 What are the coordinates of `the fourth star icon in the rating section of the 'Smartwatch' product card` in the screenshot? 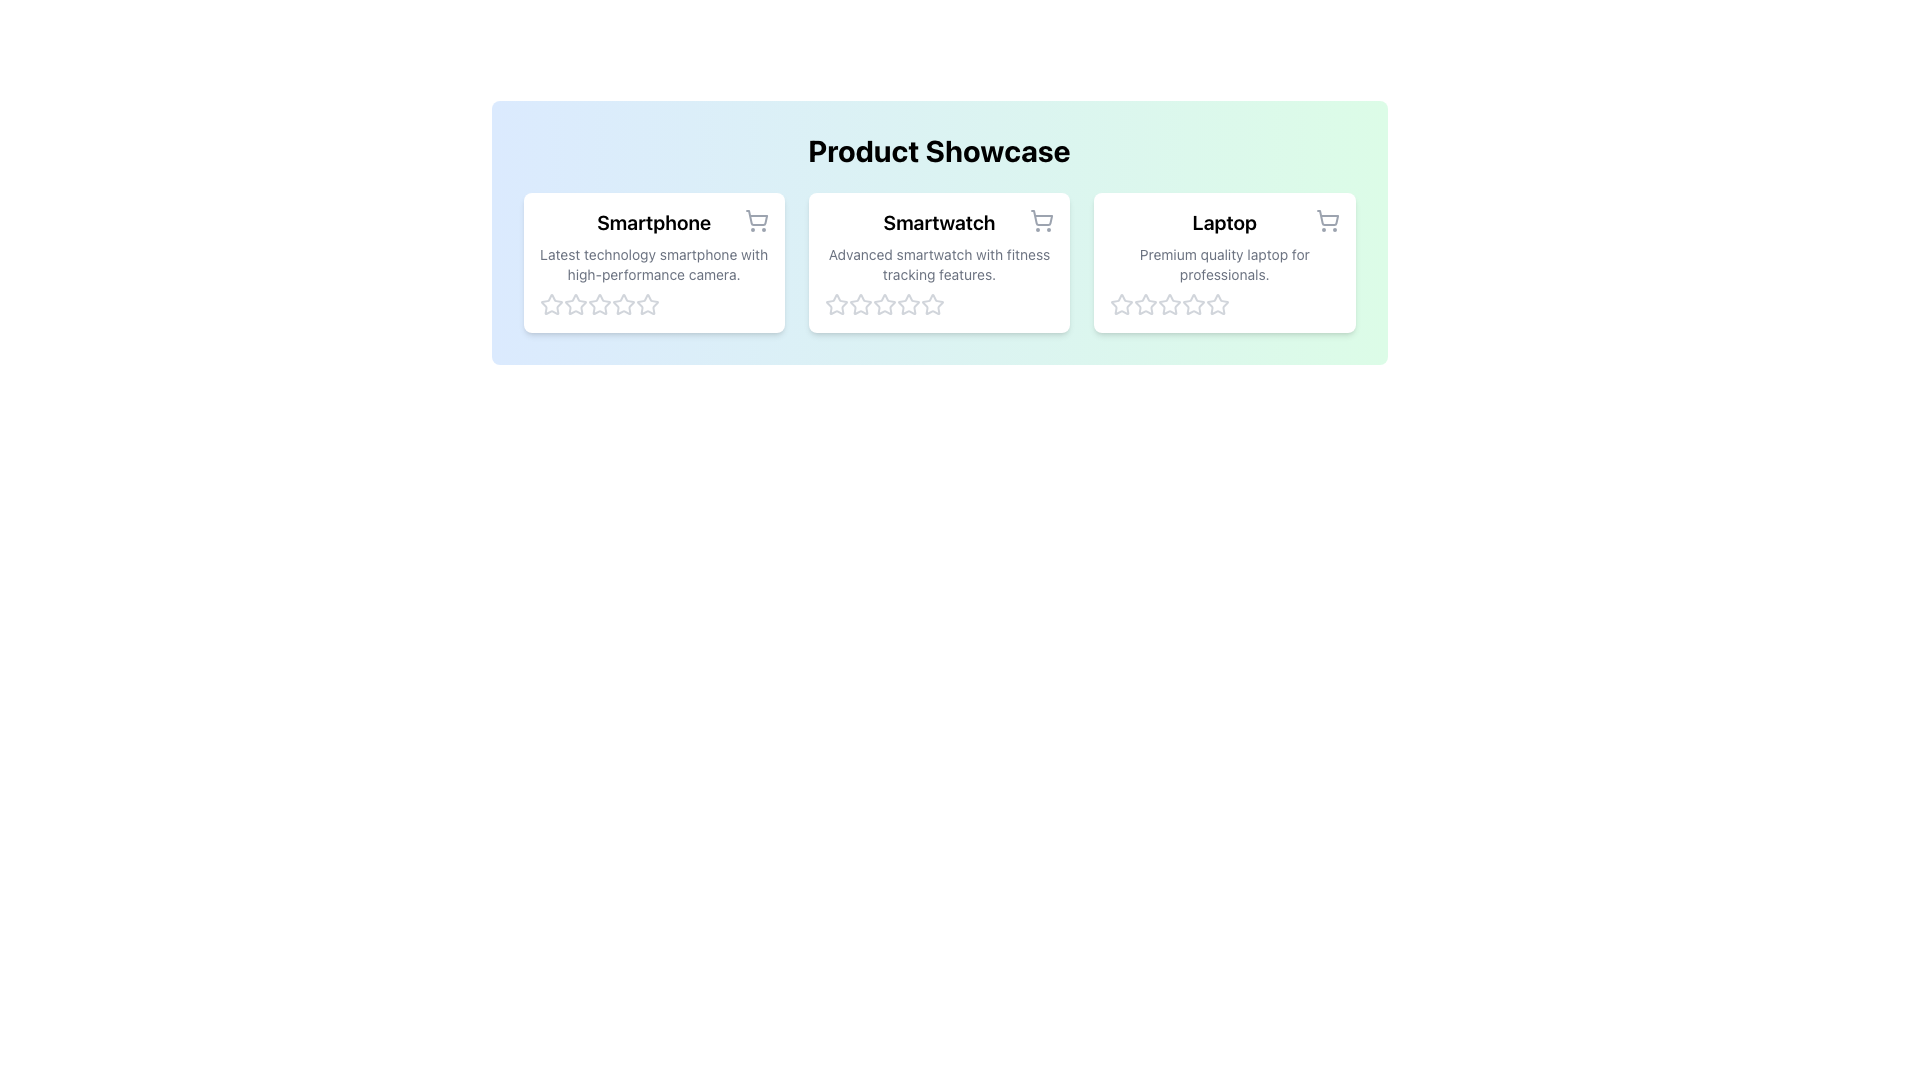 It's located at (907, 304).